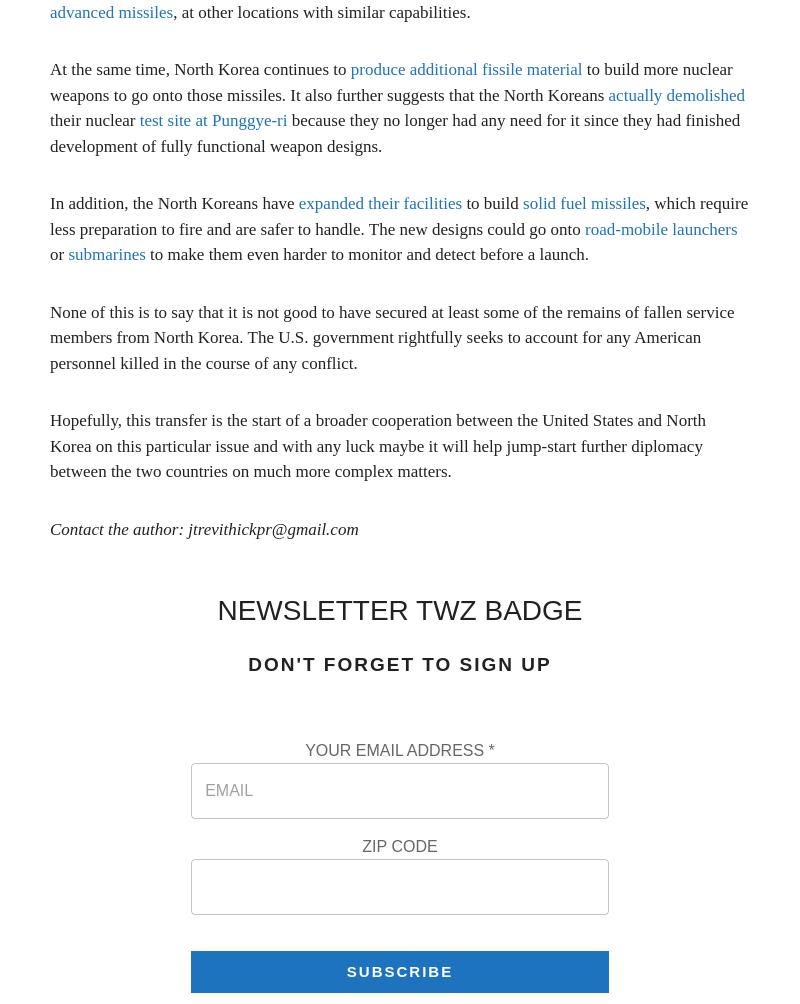  I want to click on 'actually demolished', so click(676, 94).